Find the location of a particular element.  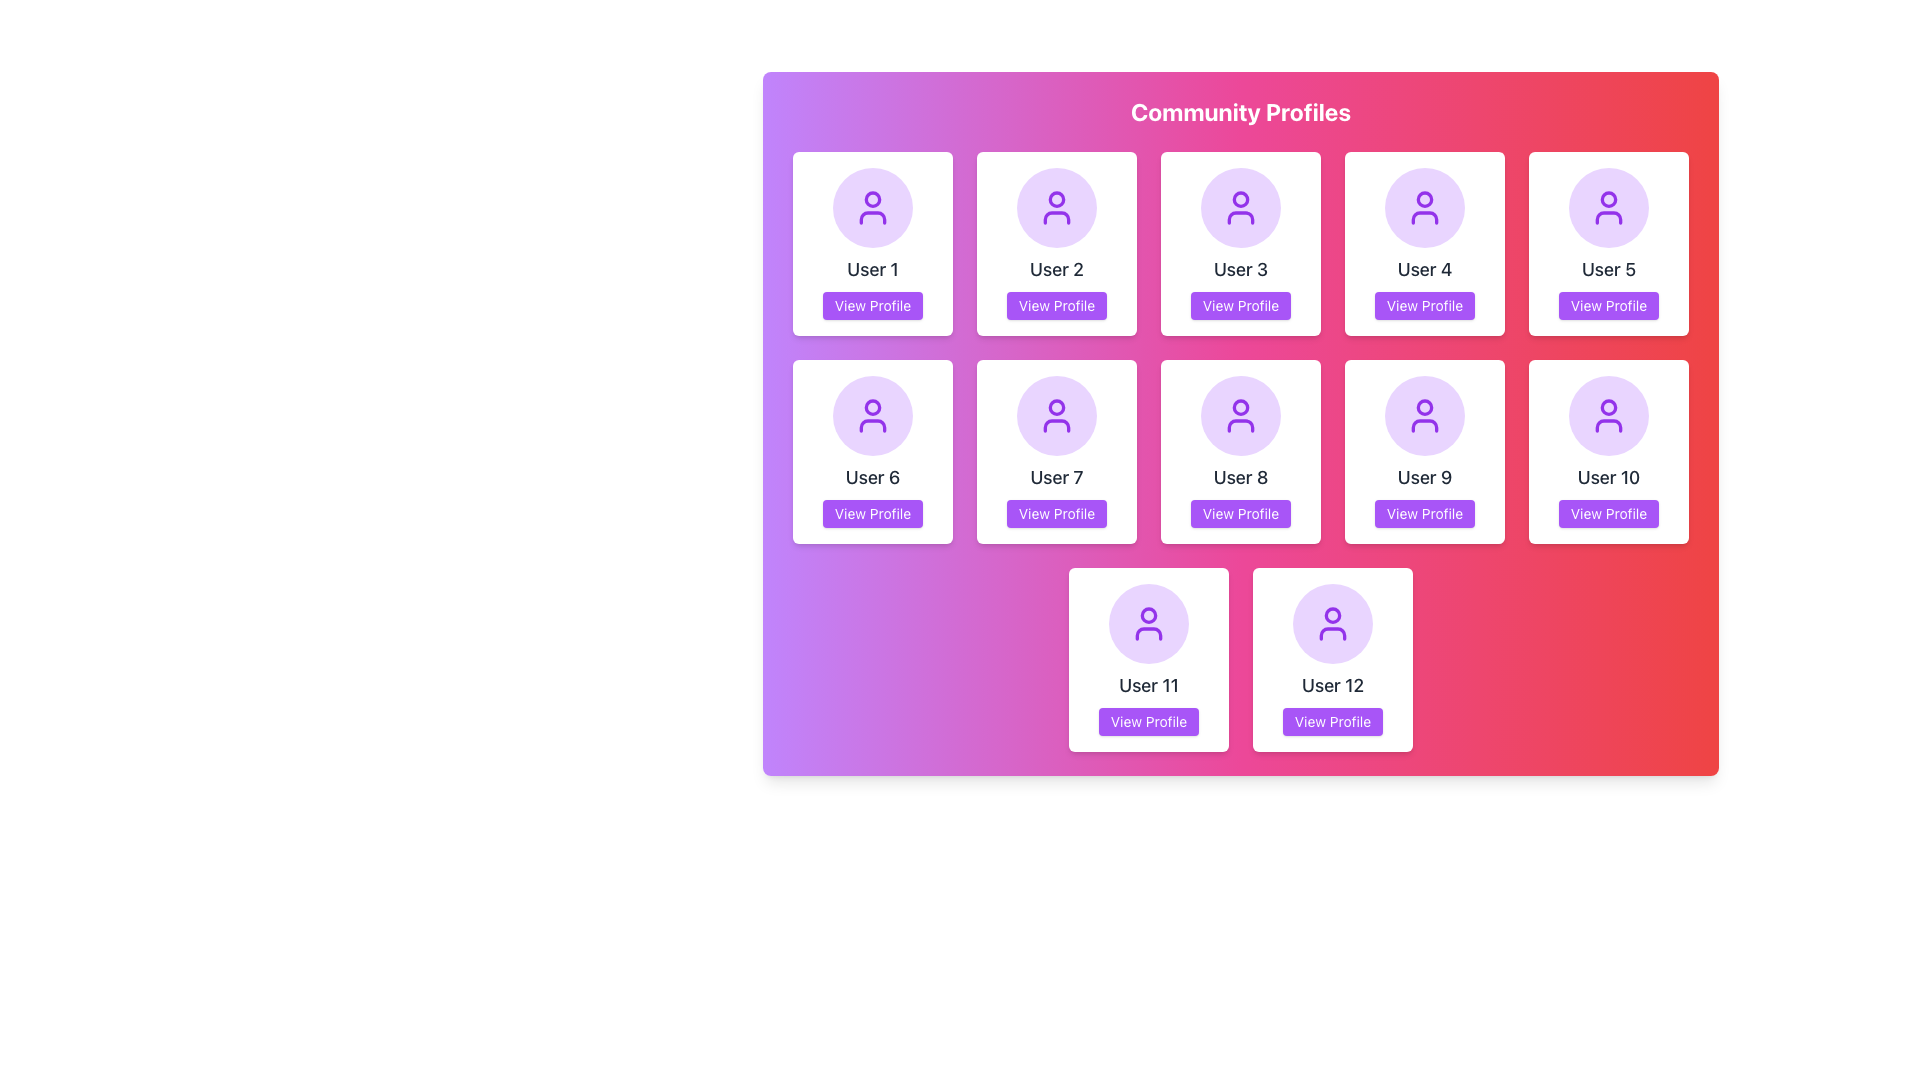

the purple circular decoration located in the center of the user avatar within the 'User 11' profile card is located at coordinates (1148, 613).